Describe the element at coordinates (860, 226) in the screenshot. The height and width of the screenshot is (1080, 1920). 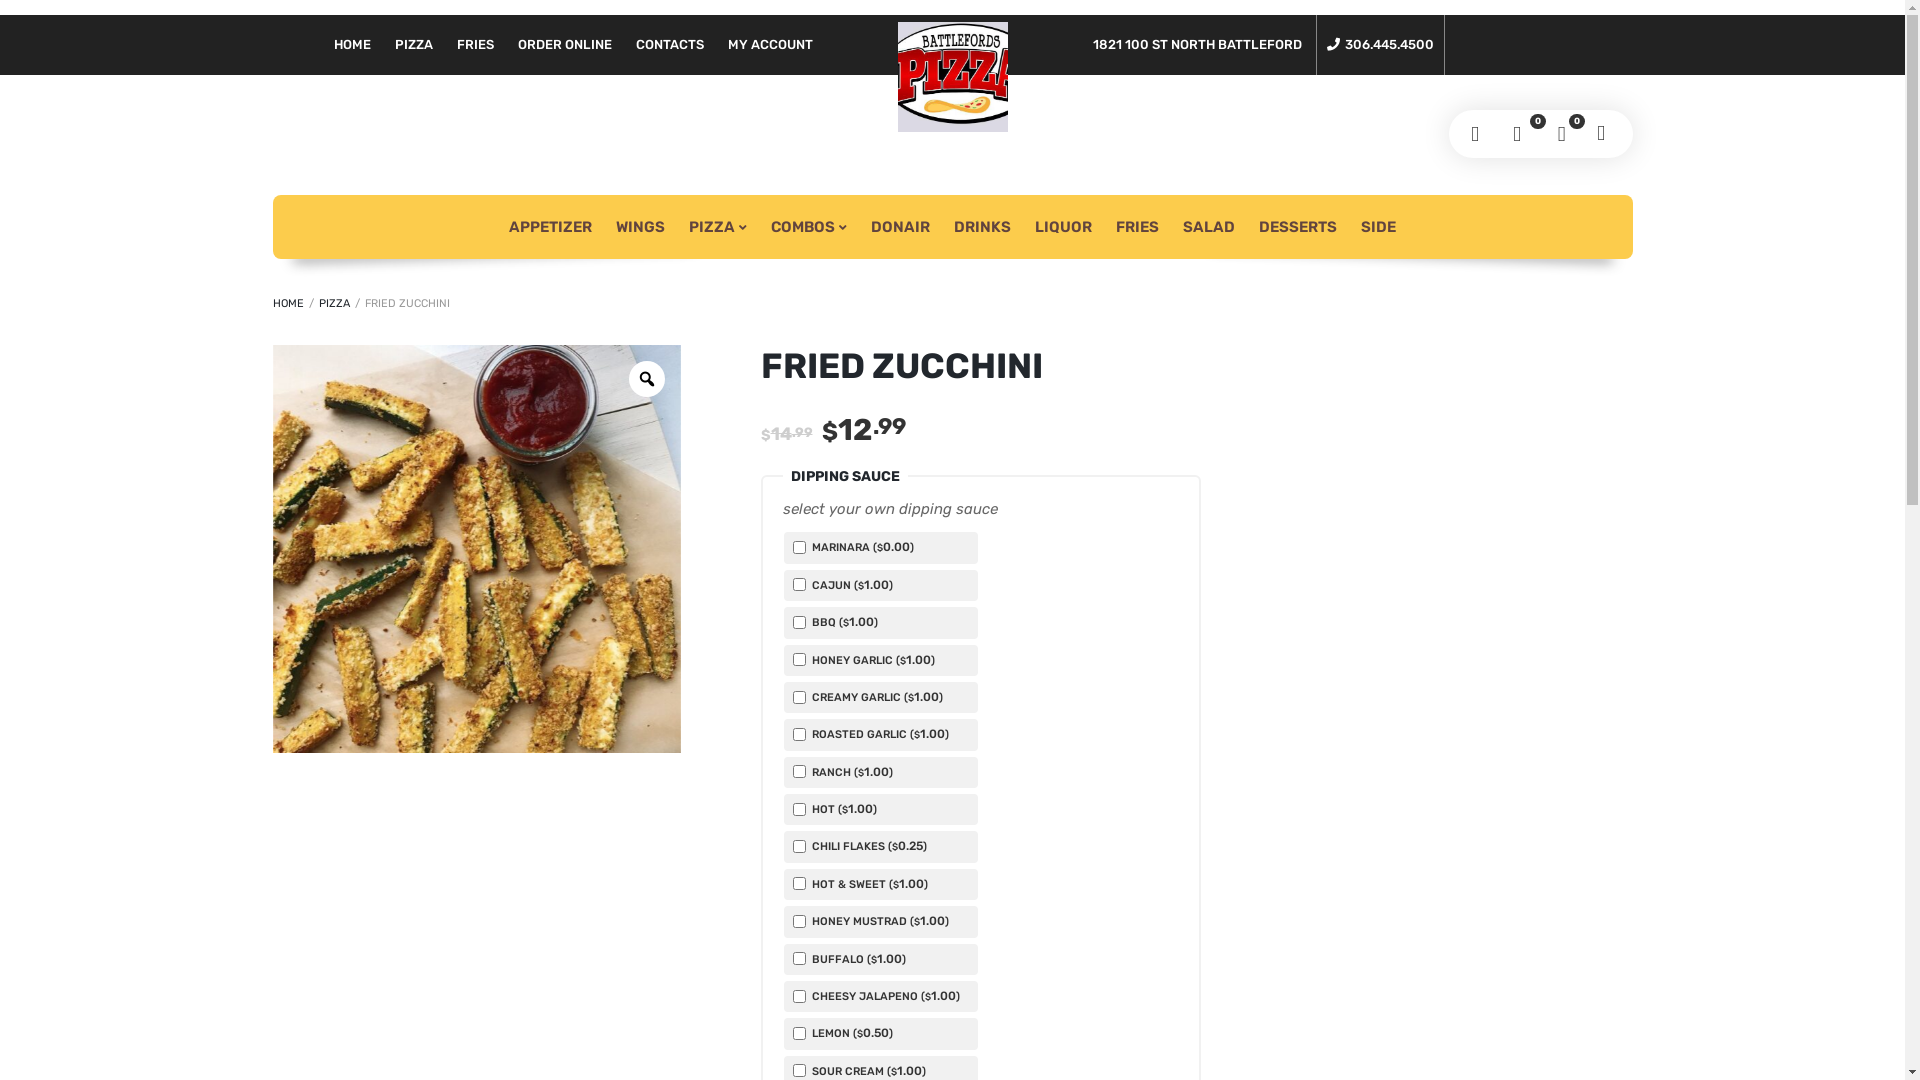
I see `'DONAIR'` at that location.